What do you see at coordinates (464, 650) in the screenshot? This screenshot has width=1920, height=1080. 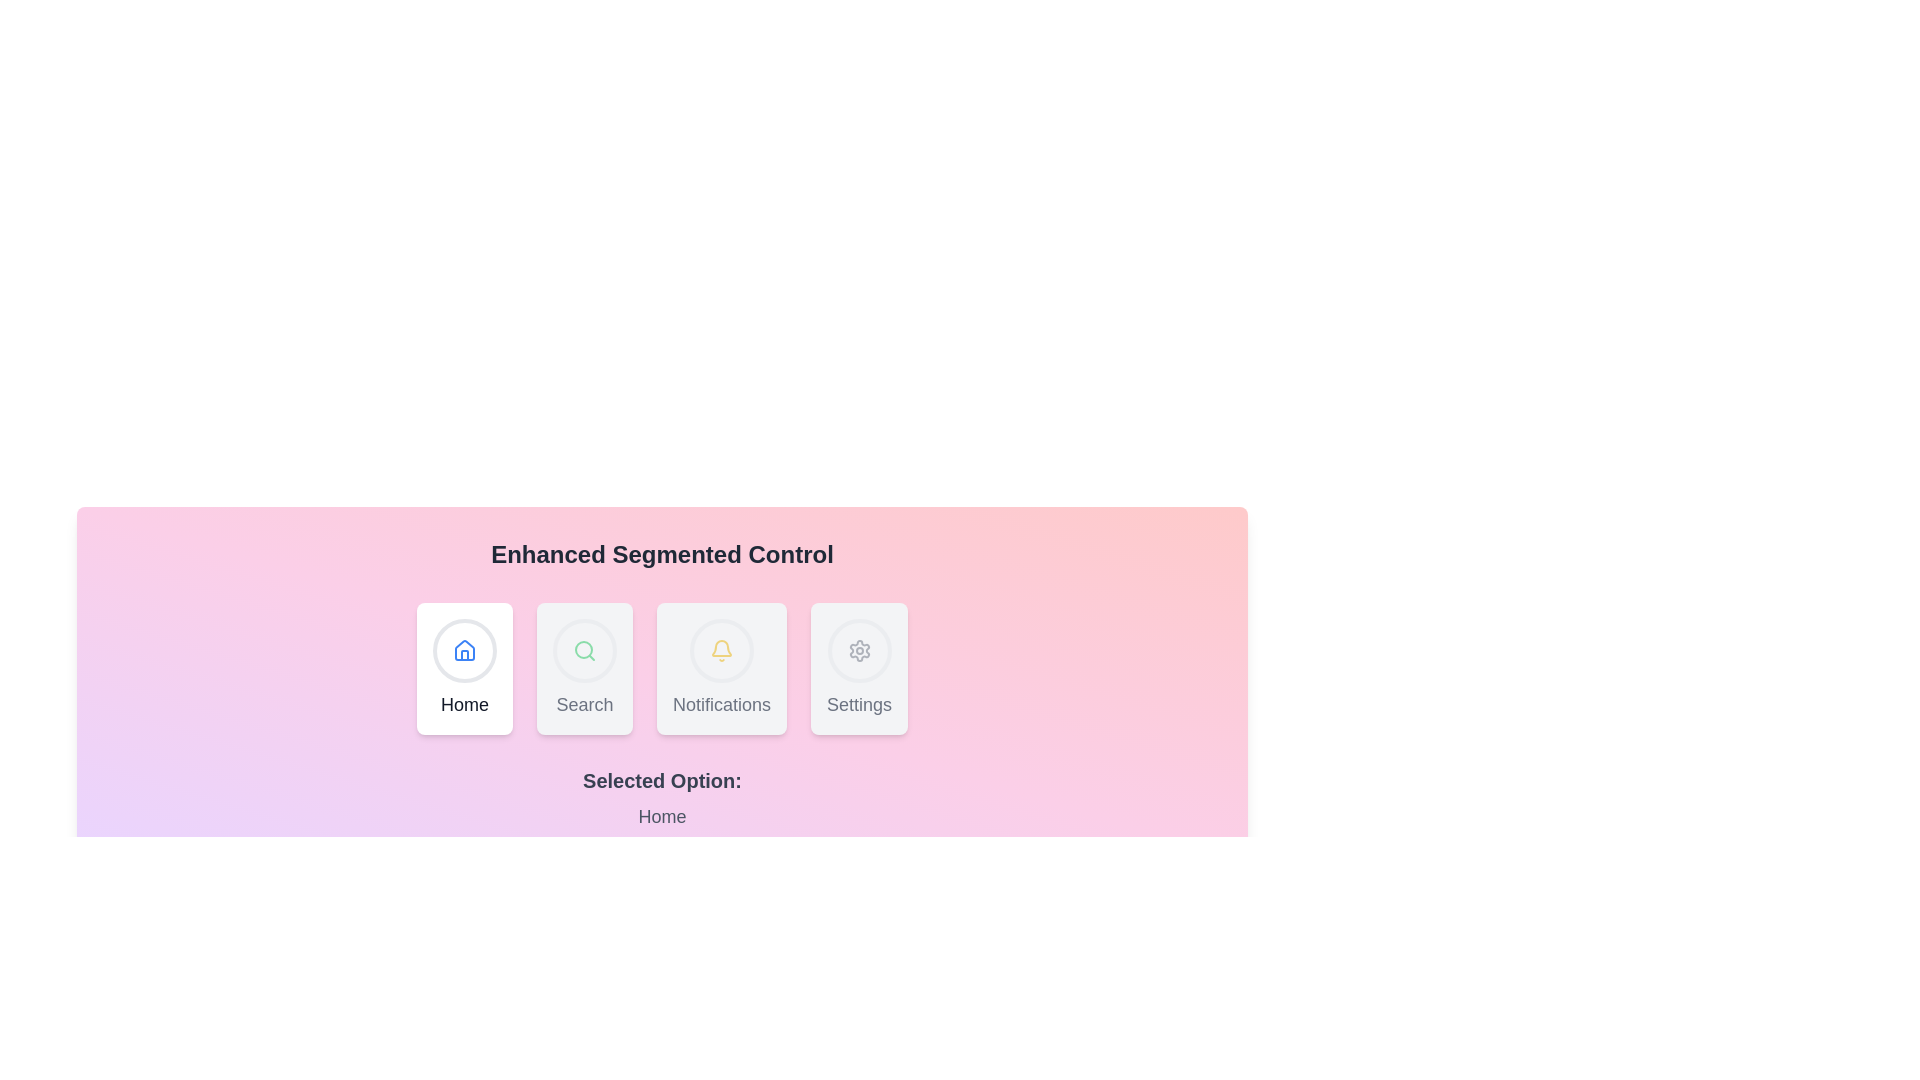 I see `the house icon element within the 'Home' button, which is part of the SVG graphic in the primary navigation panel labeled 'Enhanced Segmented Control'` at bounding box center [464, 650].